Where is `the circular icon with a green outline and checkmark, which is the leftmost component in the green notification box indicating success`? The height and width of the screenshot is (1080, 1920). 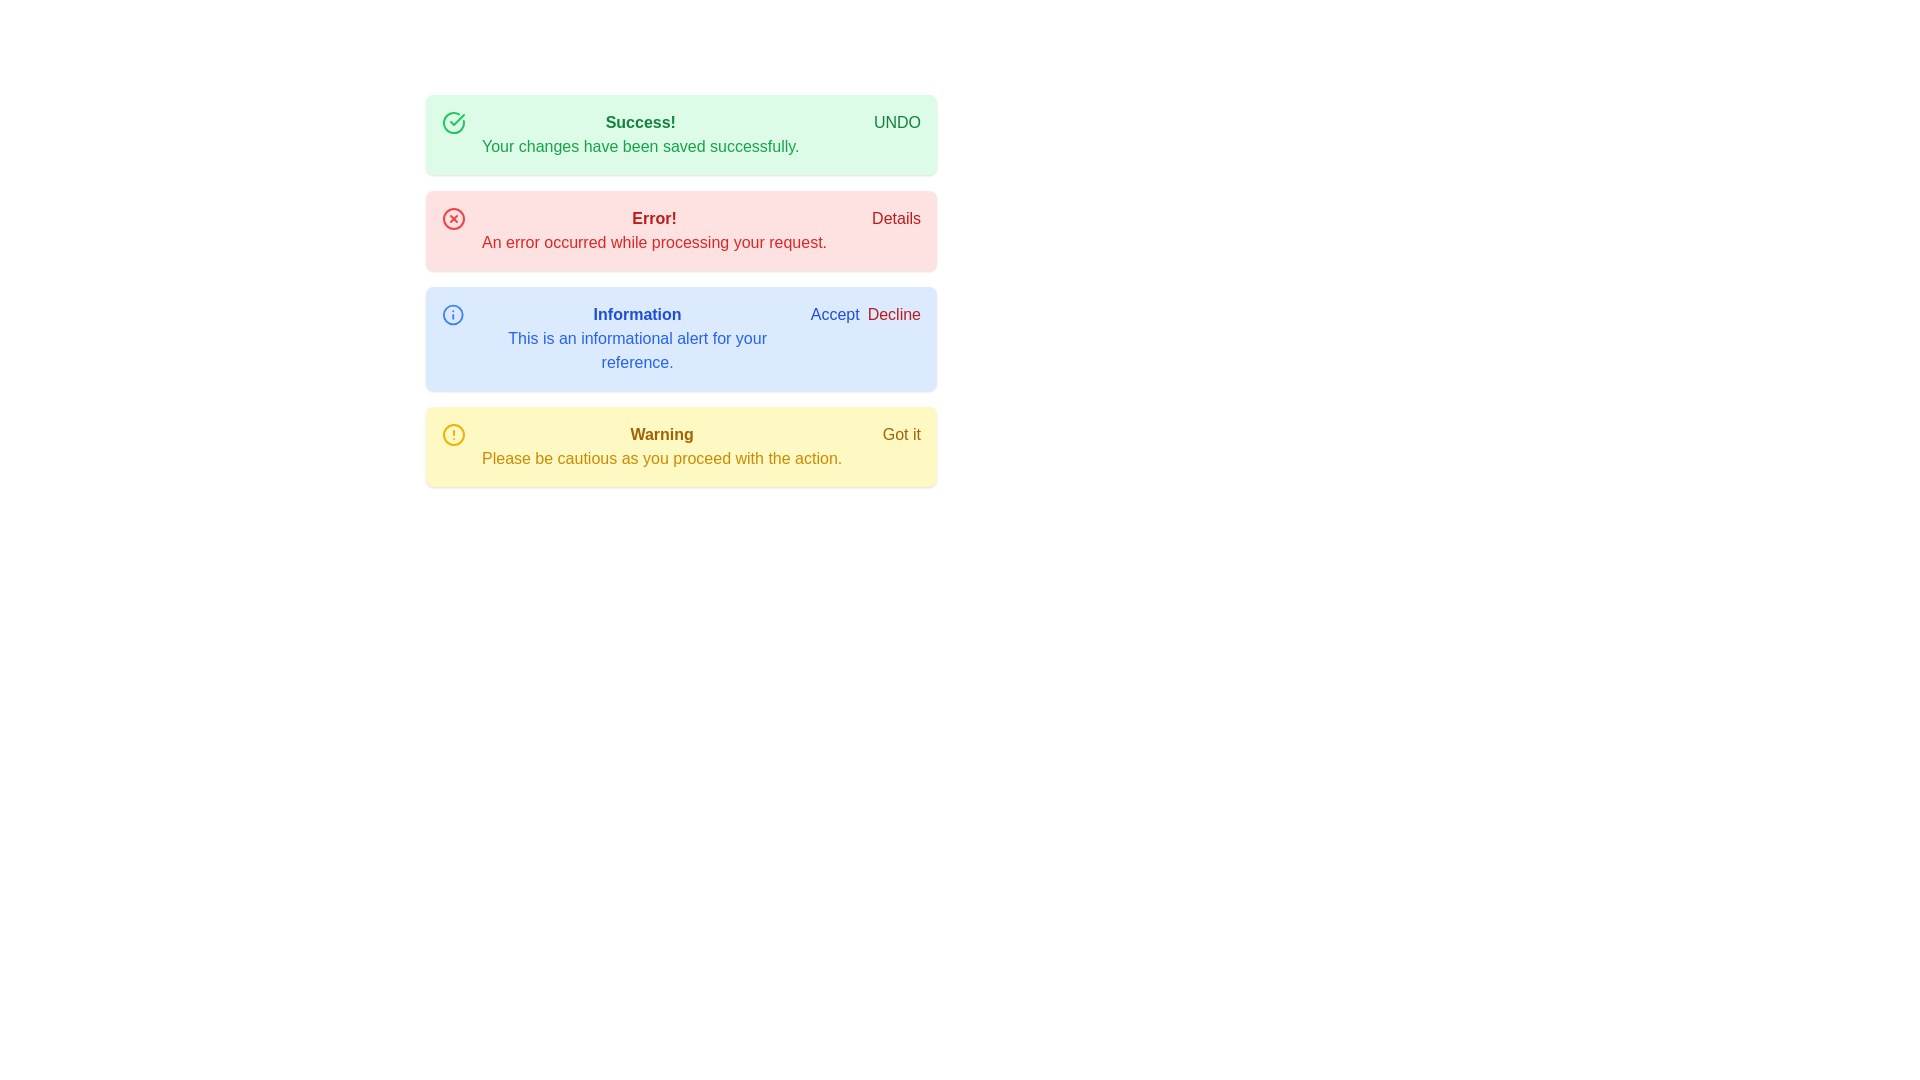 the circular icon with a green outline and checkmark, which is the leftmost component in the green notification box indicating success is located at coordinates (453, 123).